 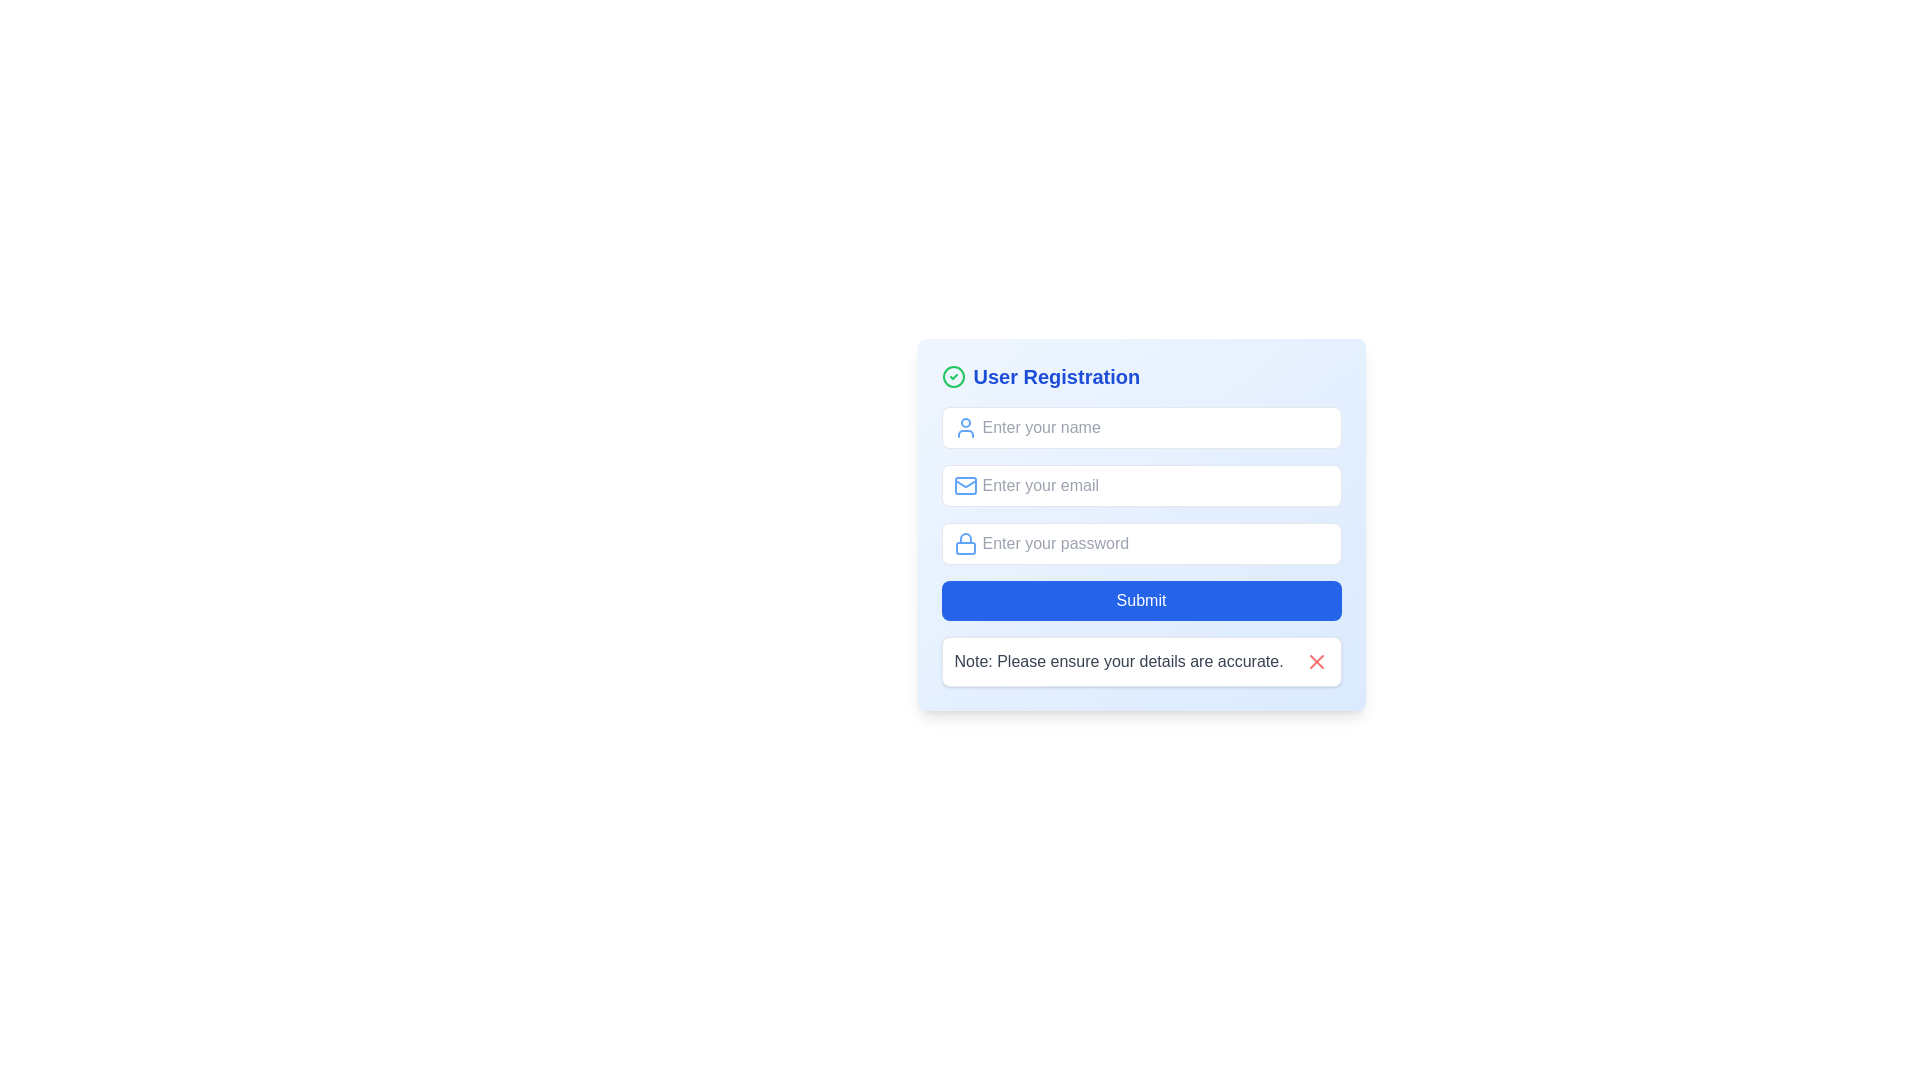 I want to click on the padlock icon representing security or password protection, located to the left of the 'Enter your password' input field, if enabled, so click(x=965, y=548).